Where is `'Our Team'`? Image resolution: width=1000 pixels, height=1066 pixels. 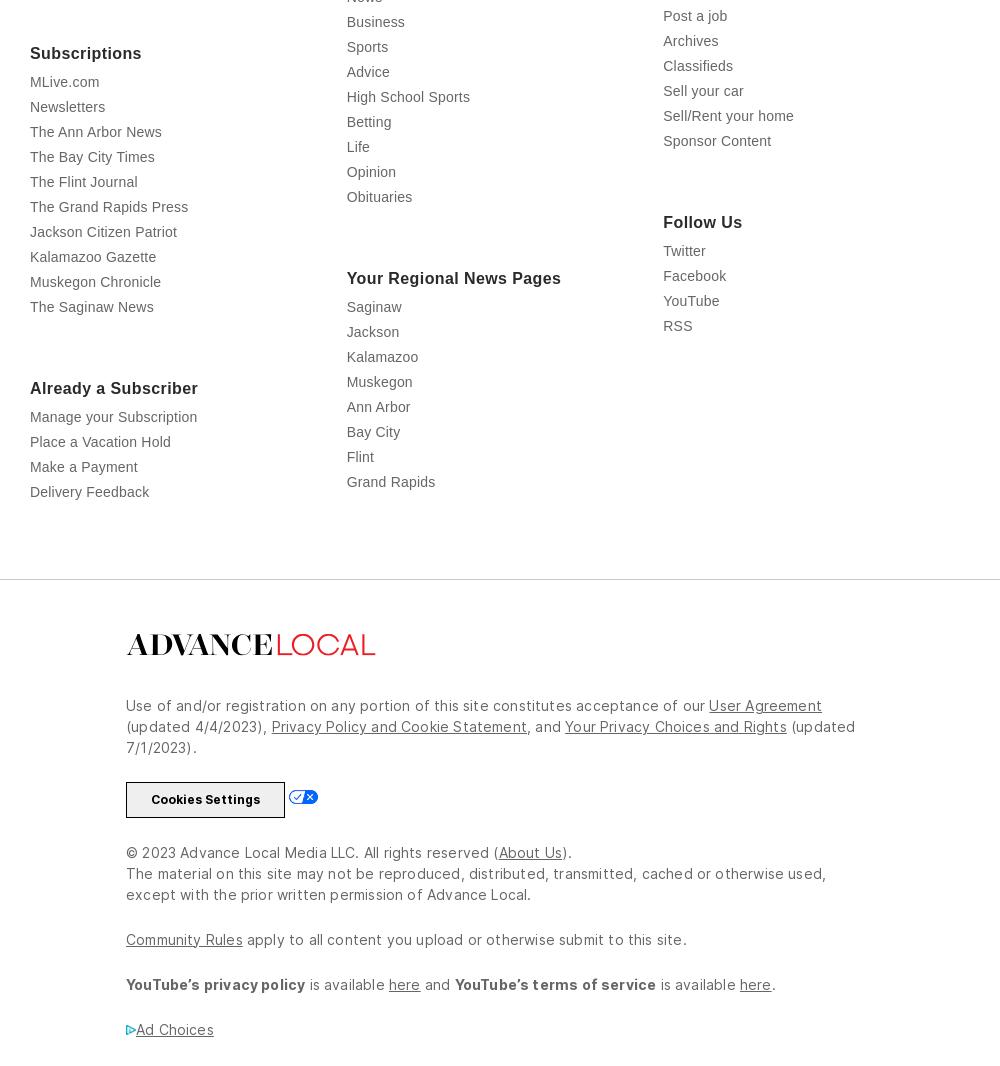
'Our Team' is located at coordinates (30, 33).